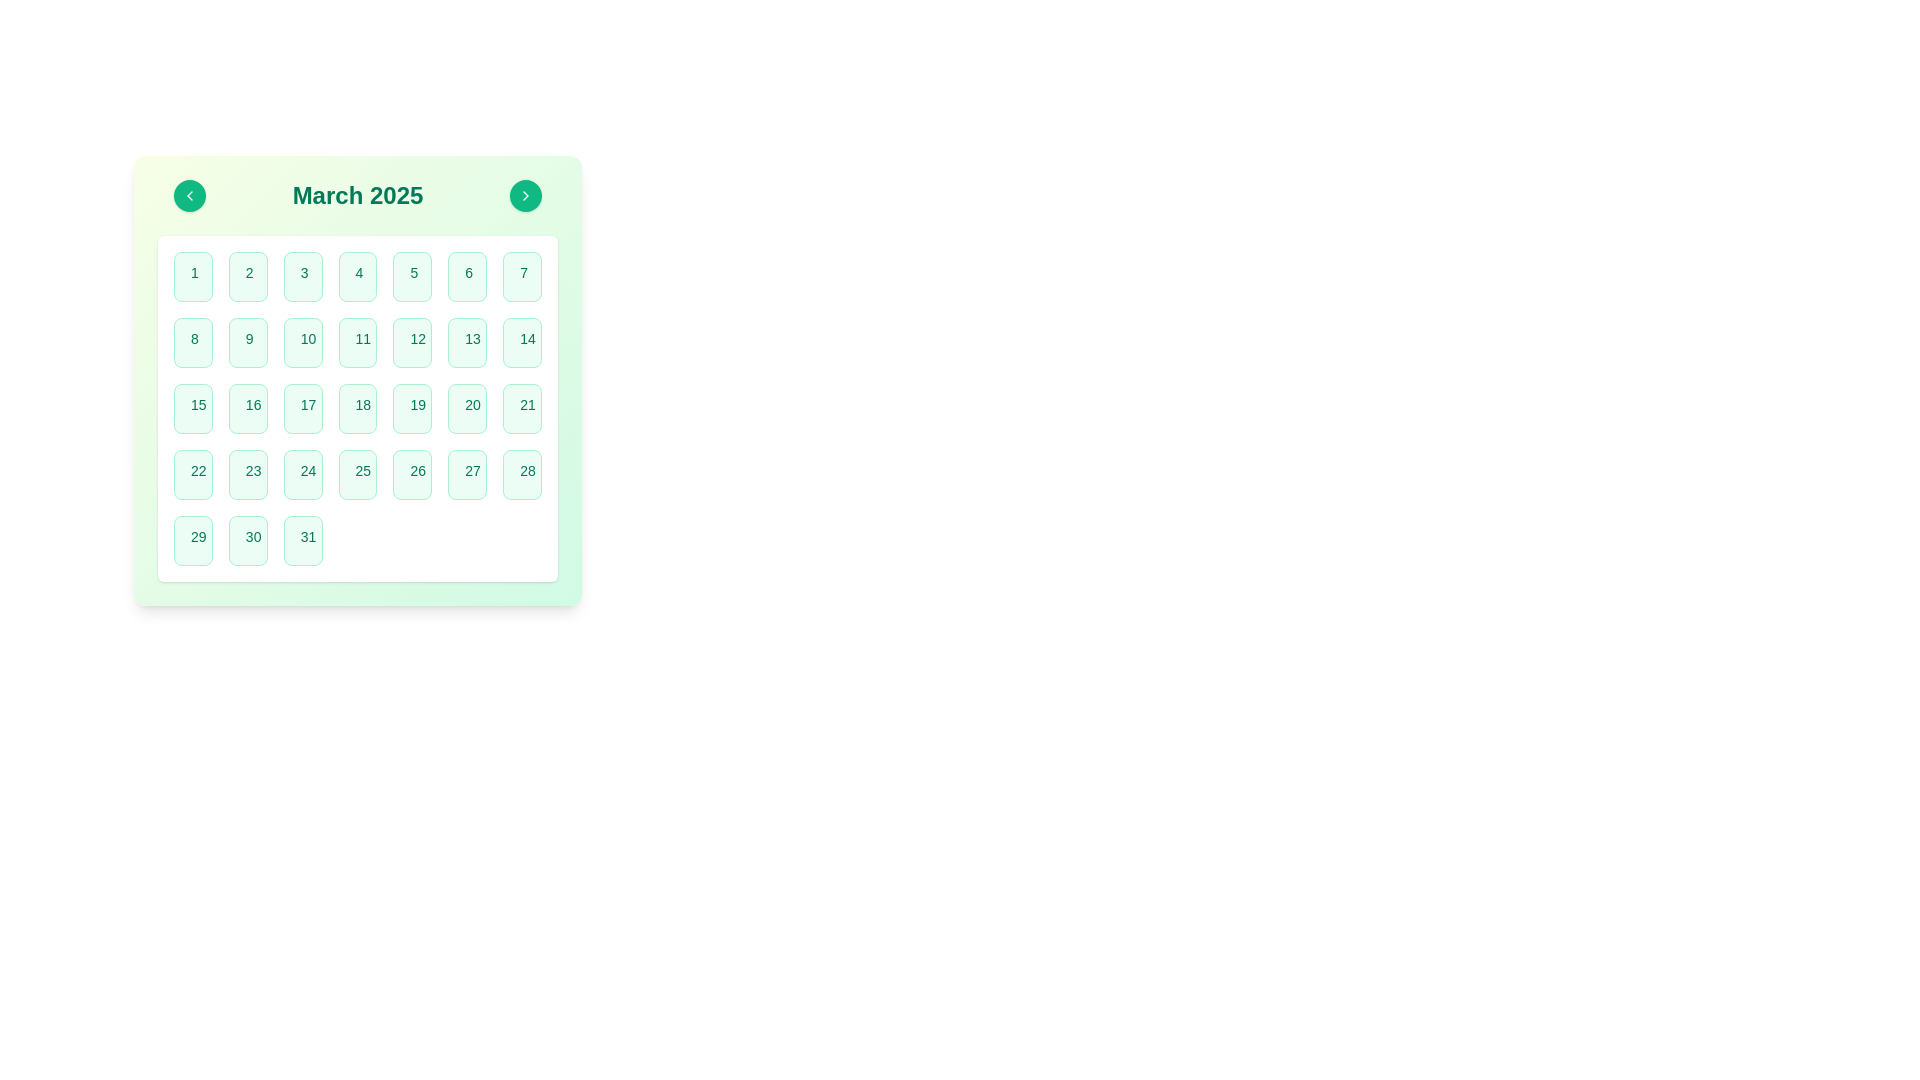 This screenshot has width=1920, height=1080. What do you see at coordinates (472, 405) in the screenshot?
I see `static text displaying the number '20' in the calendar interface to identify the date March 20, 2025` at bounding box center [472, 405].